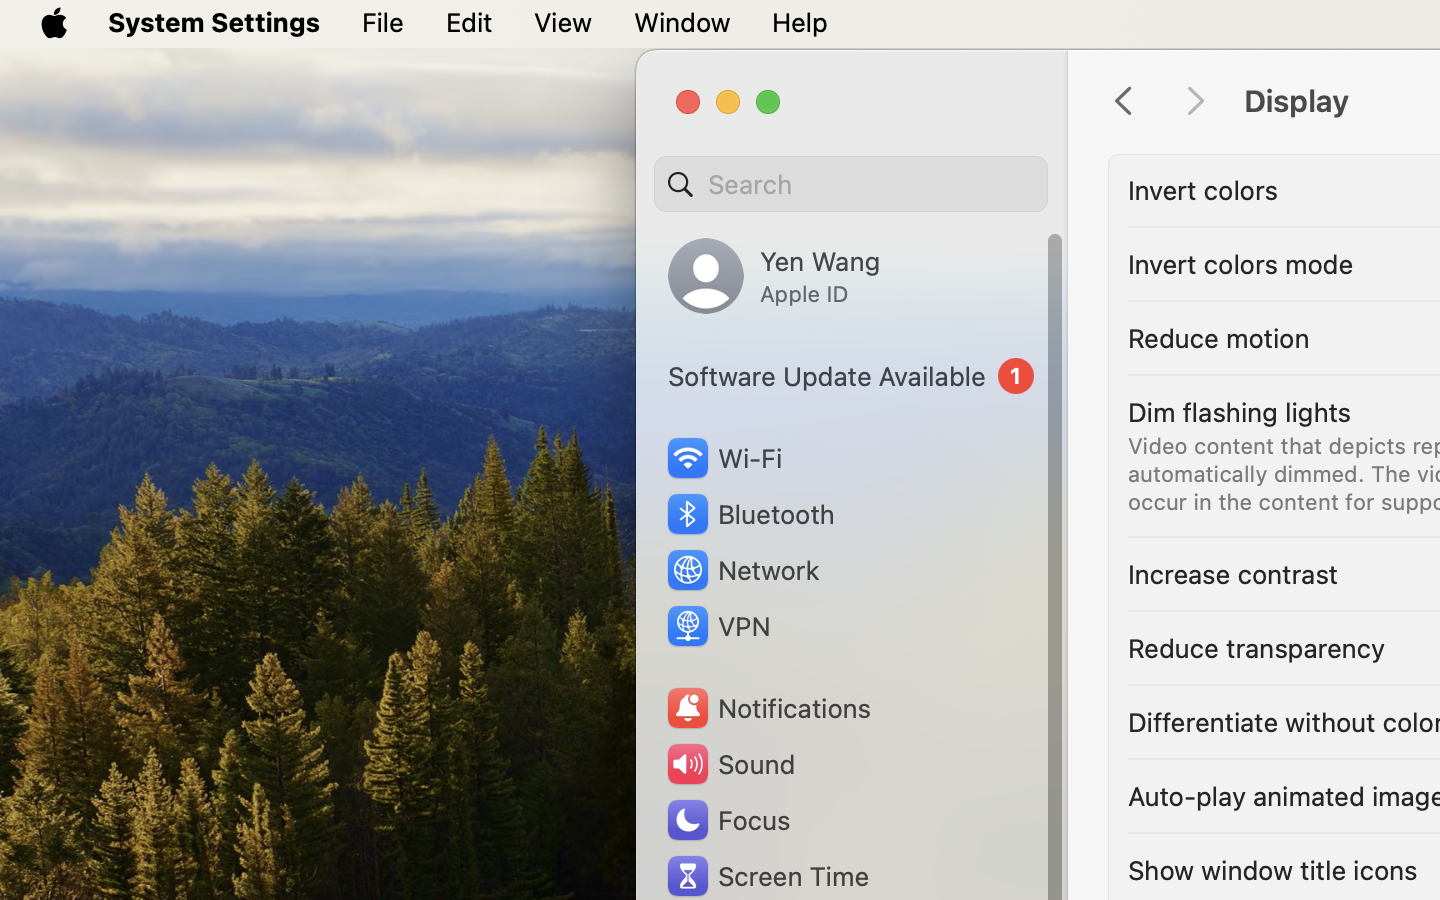 This screenshot has height=900, width=1440. Describe the element at coordinates (1201, 189) in the screenshot. I see `'Invert colors'` at that location.